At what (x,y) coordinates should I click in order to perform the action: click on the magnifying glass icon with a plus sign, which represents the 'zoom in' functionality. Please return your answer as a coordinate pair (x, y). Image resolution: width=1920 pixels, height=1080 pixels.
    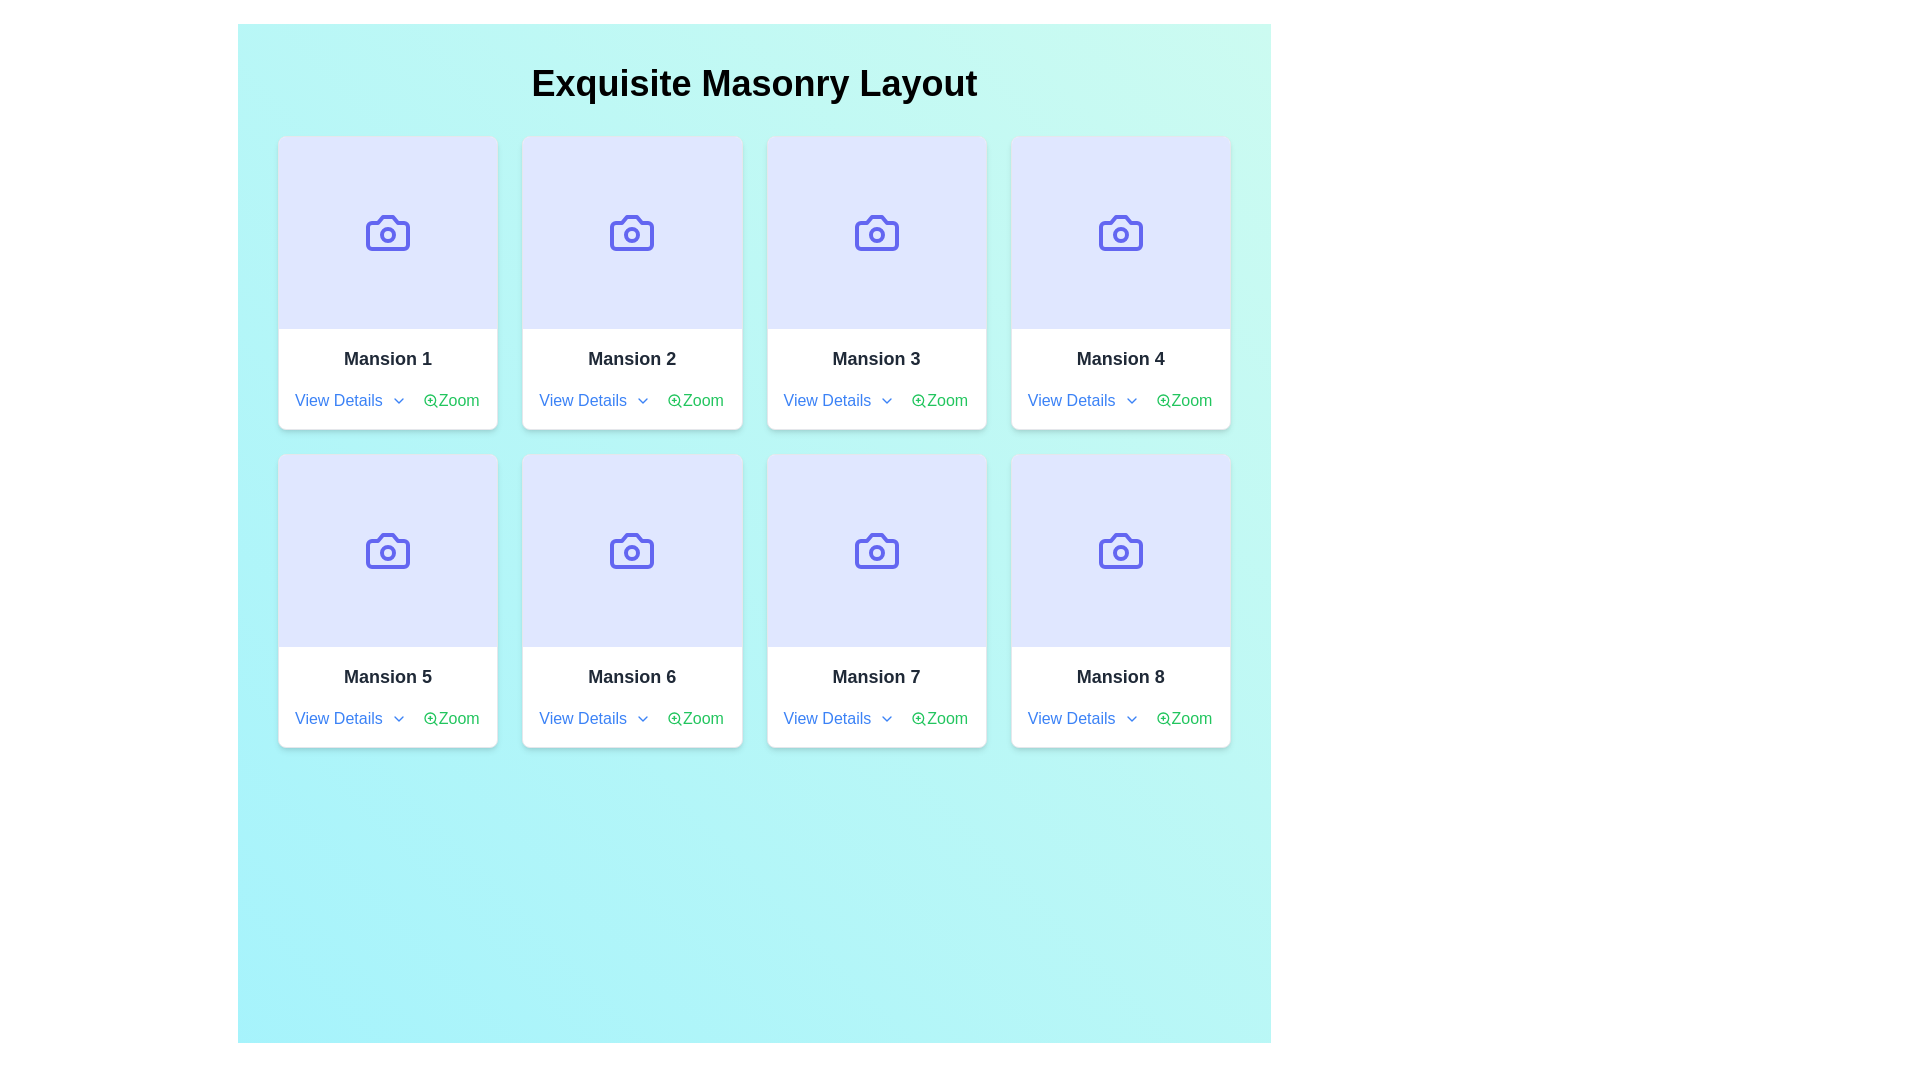
    Looking at the image, I should click on (429, 401).